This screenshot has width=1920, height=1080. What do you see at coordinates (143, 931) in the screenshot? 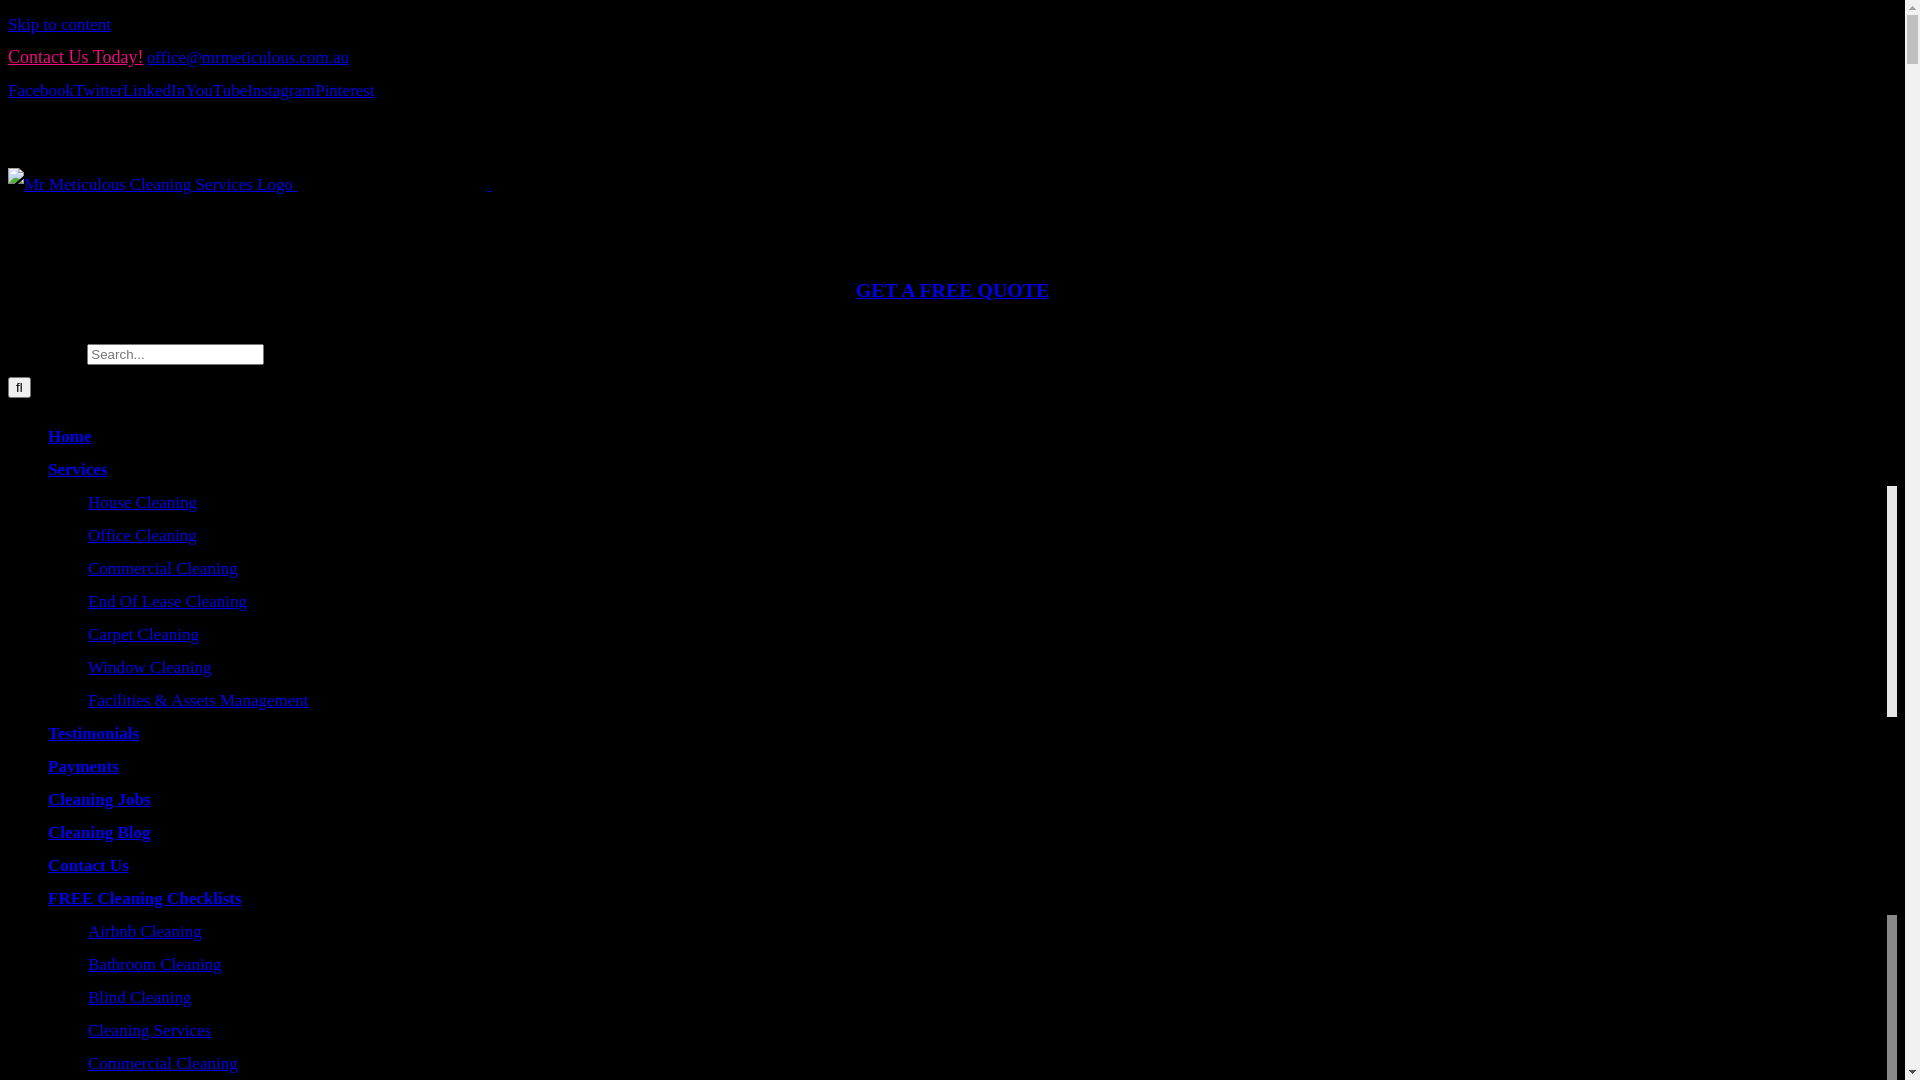
I see `'Airbnb Cleaning'` at bounding box center [143, 931].